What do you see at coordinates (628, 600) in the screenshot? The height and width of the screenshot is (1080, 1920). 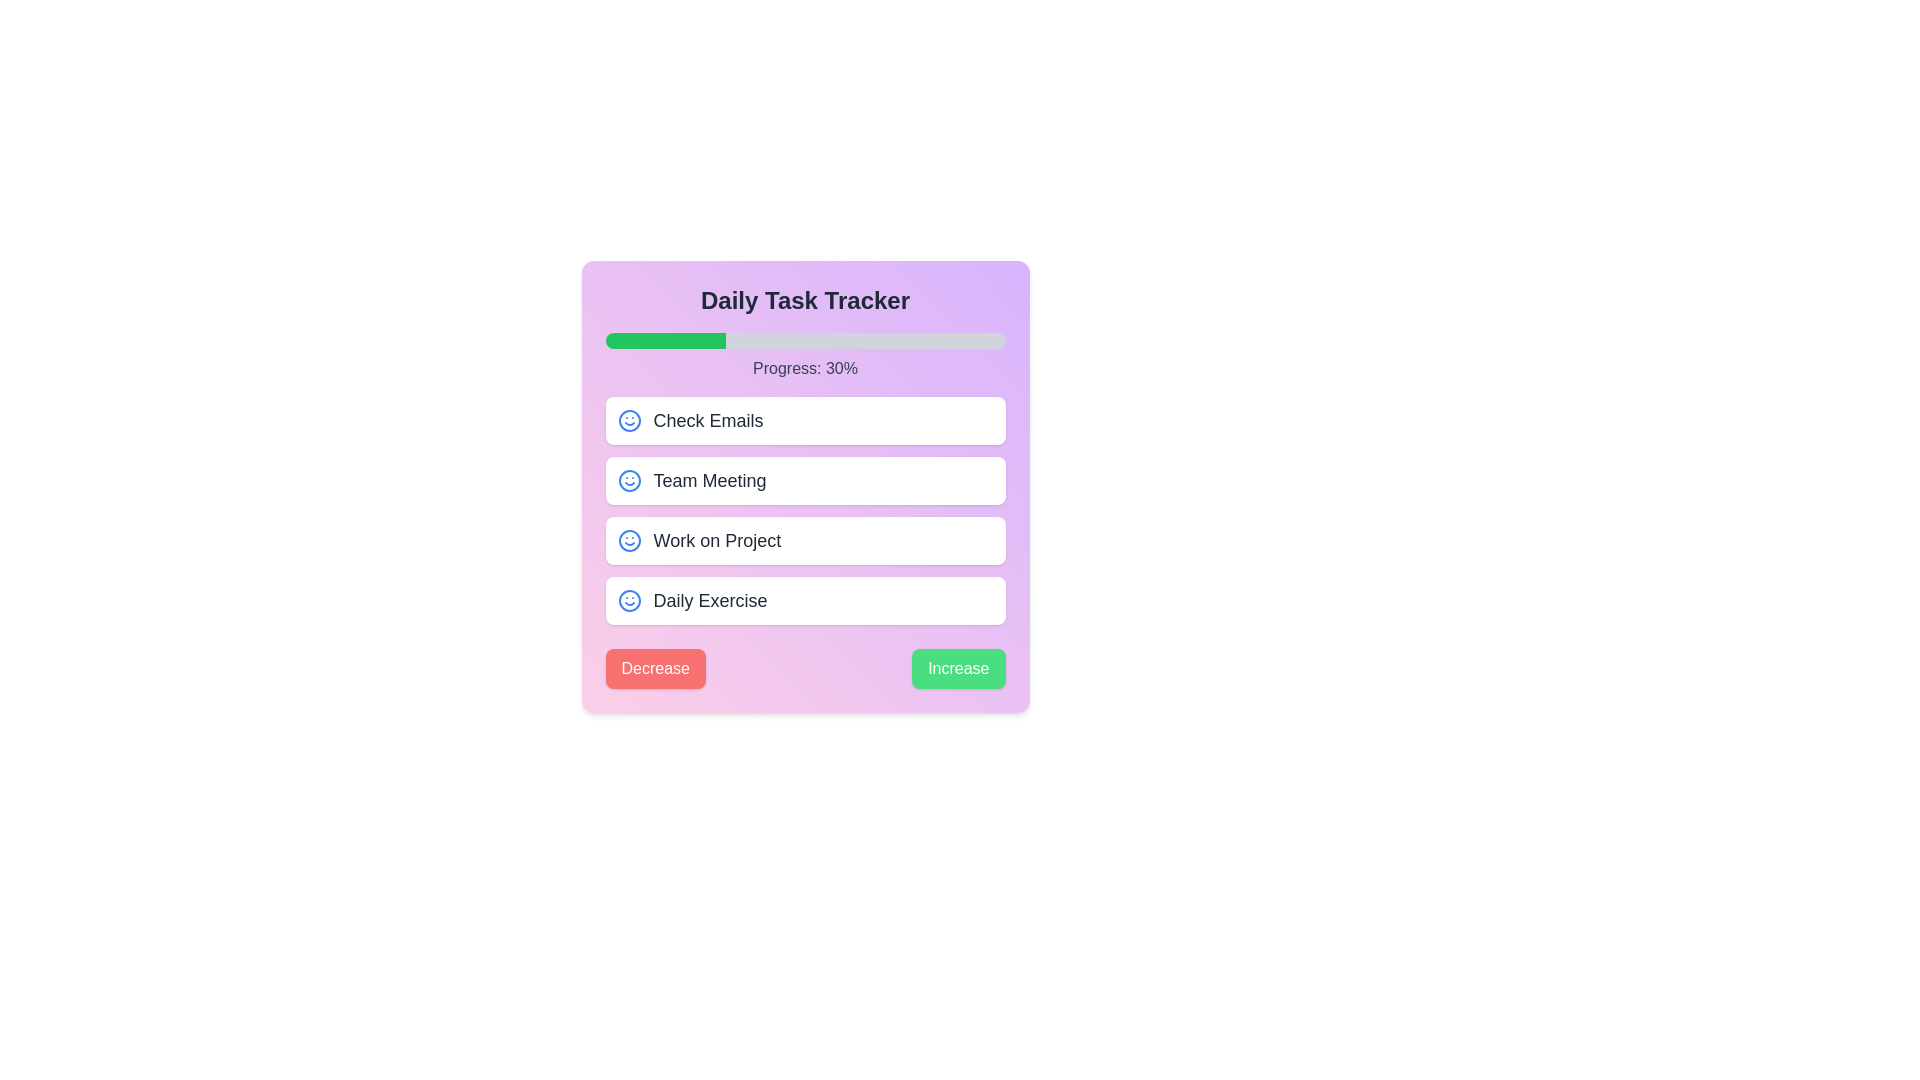 I see `the visual indicator icon associated with the 'Daily Exercise' task, which is located to the left of the text within a white rectangular box with rounded corners` at bounding box center [628, 600].